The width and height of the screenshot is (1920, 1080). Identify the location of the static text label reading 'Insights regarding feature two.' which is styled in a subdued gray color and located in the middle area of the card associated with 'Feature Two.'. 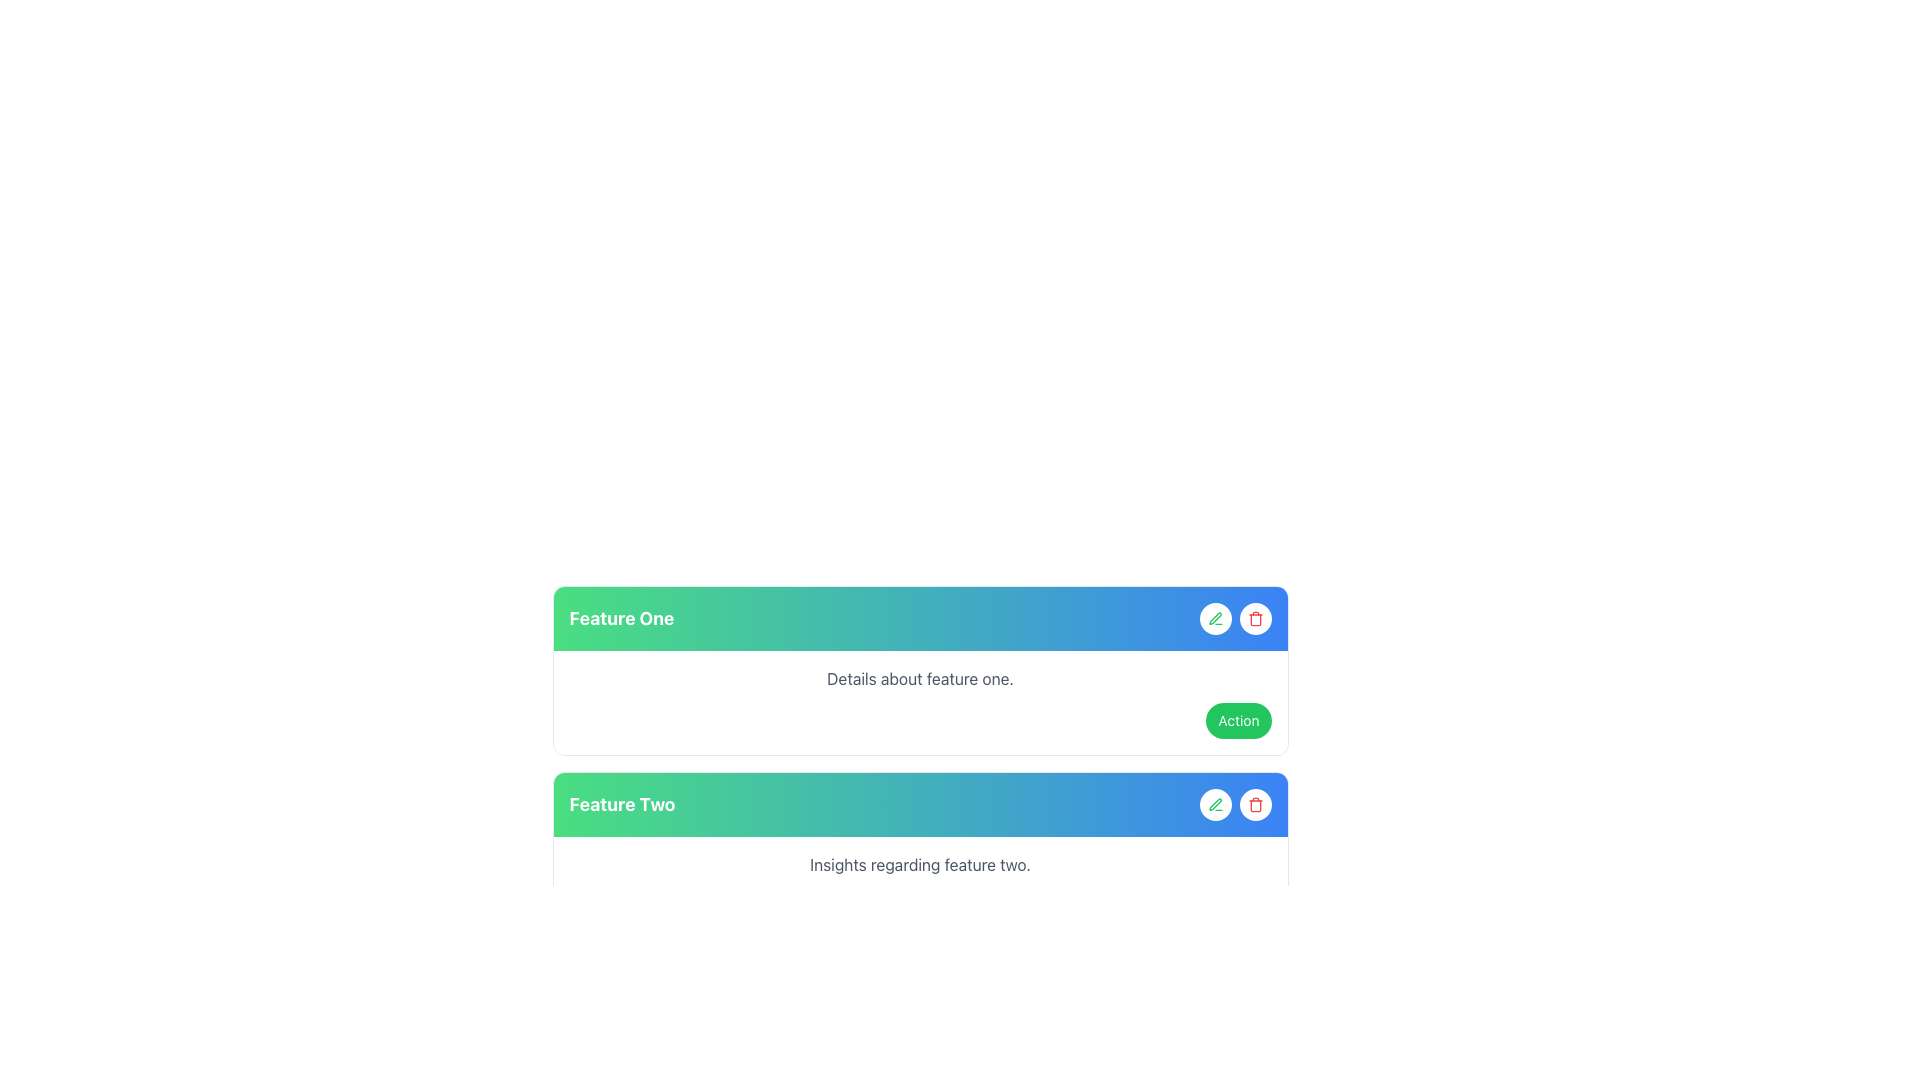
(919, 863).